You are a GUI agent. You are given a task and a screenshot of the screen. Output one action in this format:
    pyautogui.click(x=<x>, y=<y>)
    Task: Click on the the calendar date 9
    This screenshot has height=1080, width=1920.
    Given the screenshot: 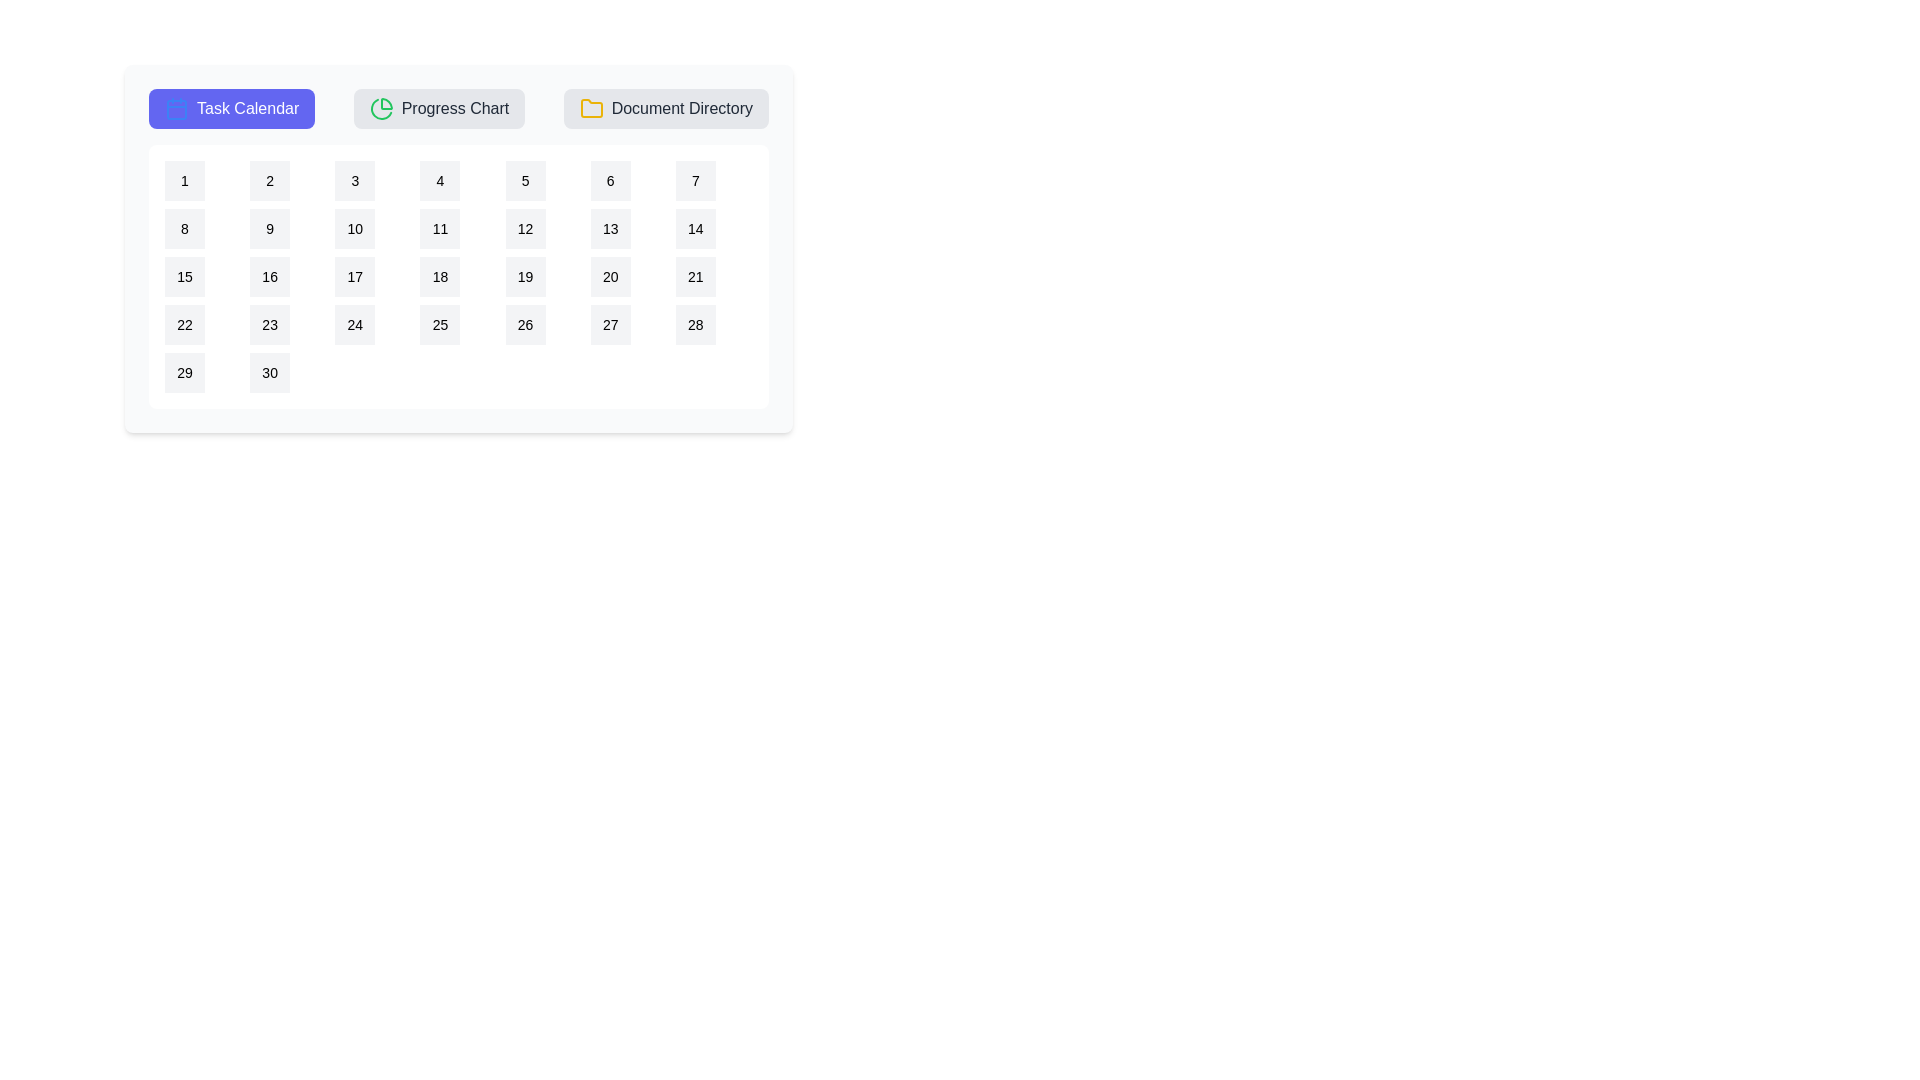 What is the action you would take?
    pyautogui.click(x=268, y=227)
    